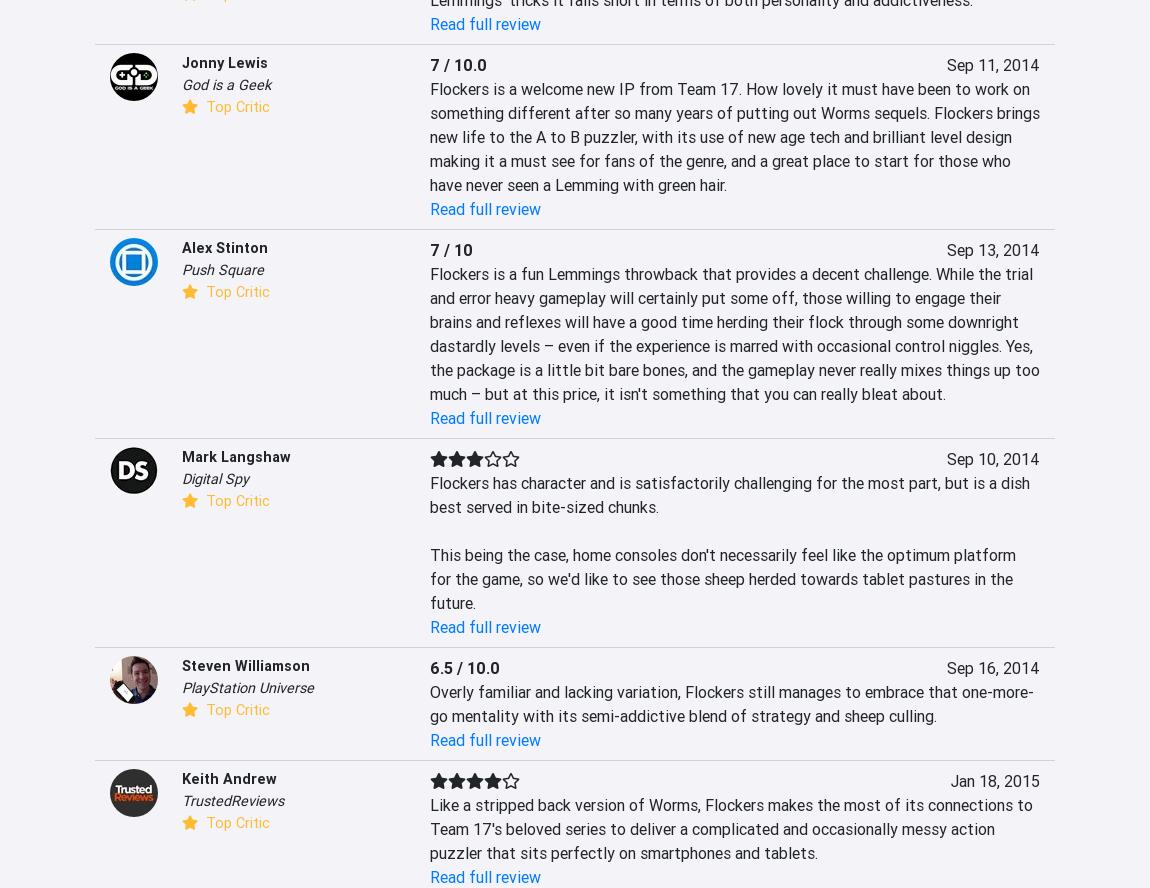  I want to click on 'Digital Spy', so click(214, 478).